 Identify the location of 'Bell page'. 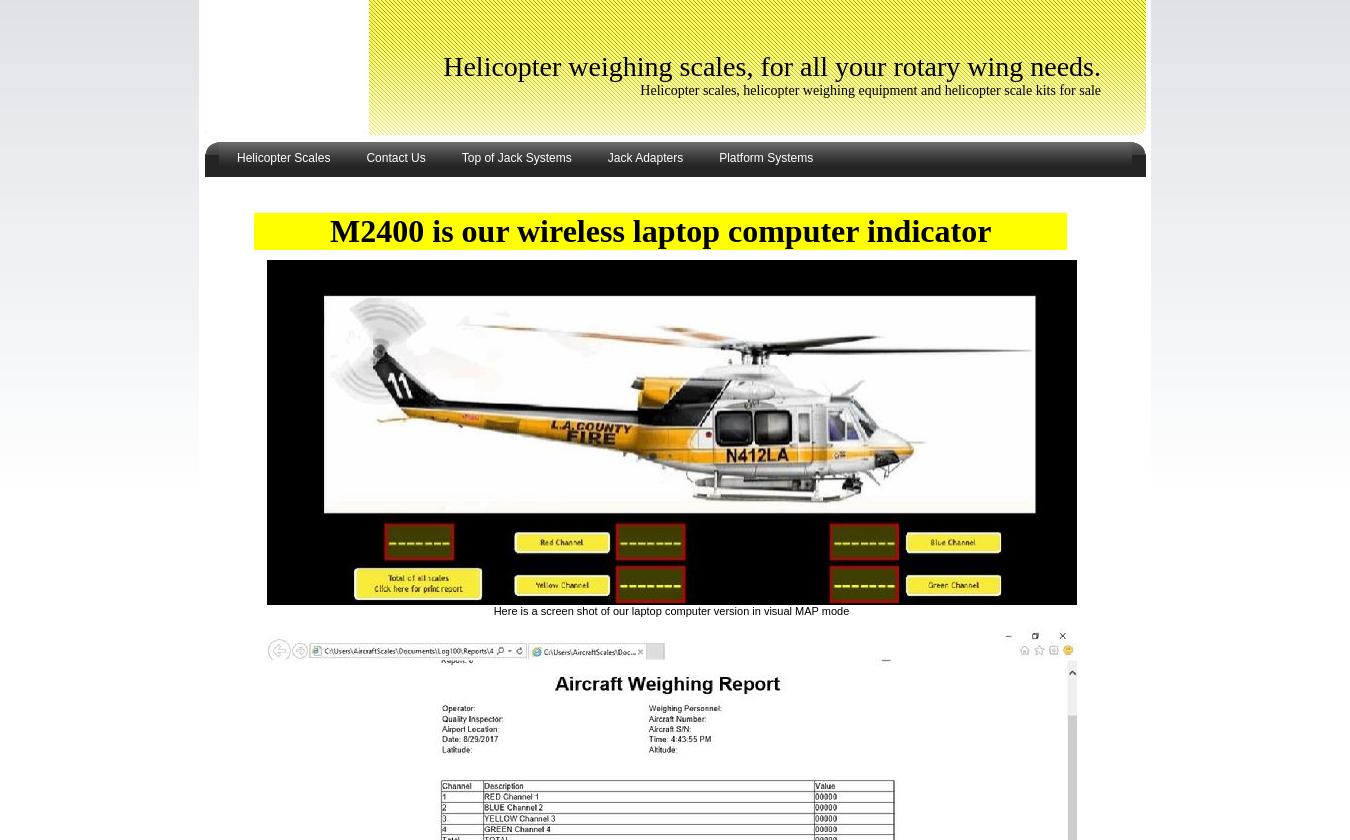
(231, 303).